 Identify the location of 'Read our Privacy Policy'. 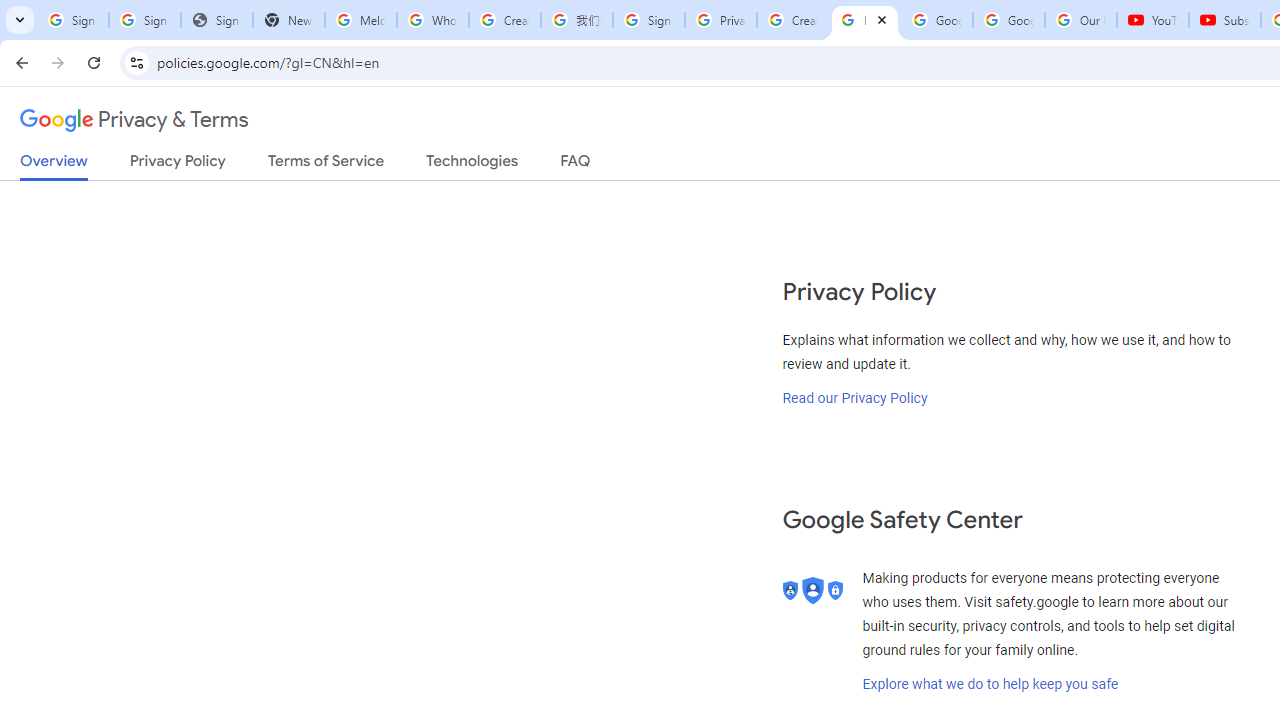
(855, 397).